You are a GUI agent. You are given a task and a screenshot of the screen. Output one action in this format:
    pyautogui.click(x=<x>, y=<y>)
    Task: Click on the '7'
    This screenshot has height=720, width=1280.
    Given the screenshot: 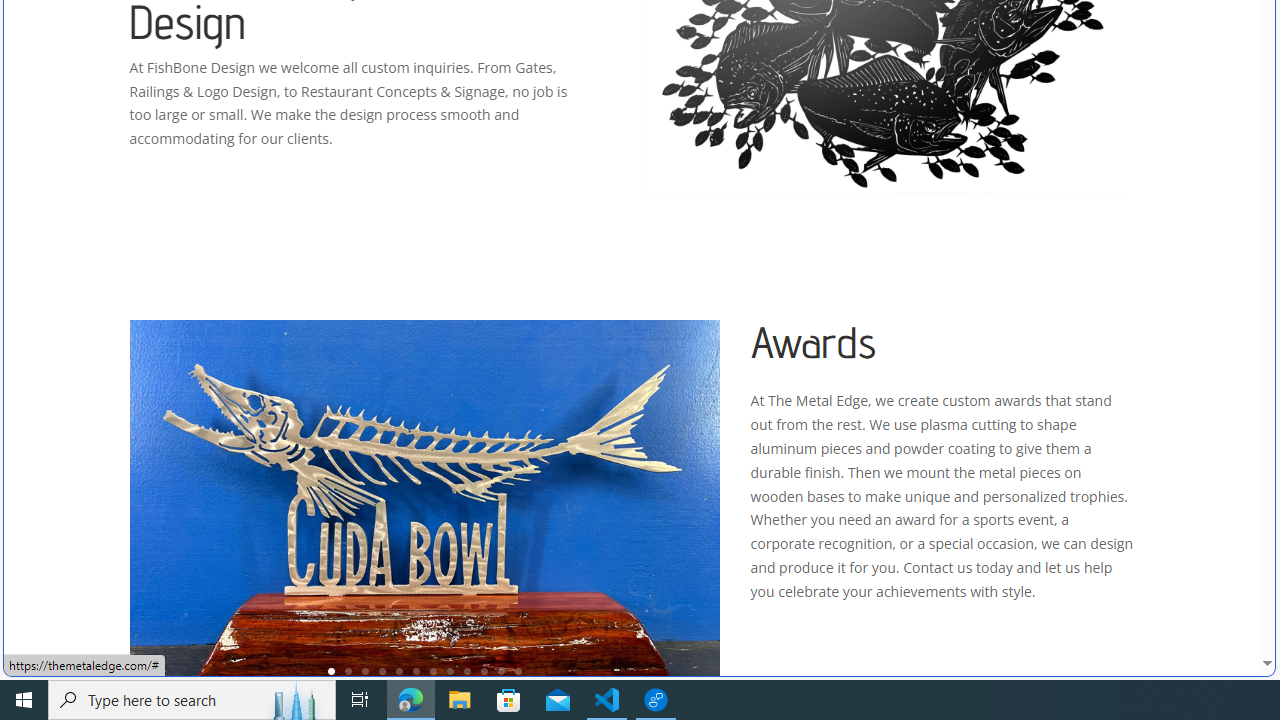 What is the action you would take?
    pyautogui.click(x=432, y=671)
    